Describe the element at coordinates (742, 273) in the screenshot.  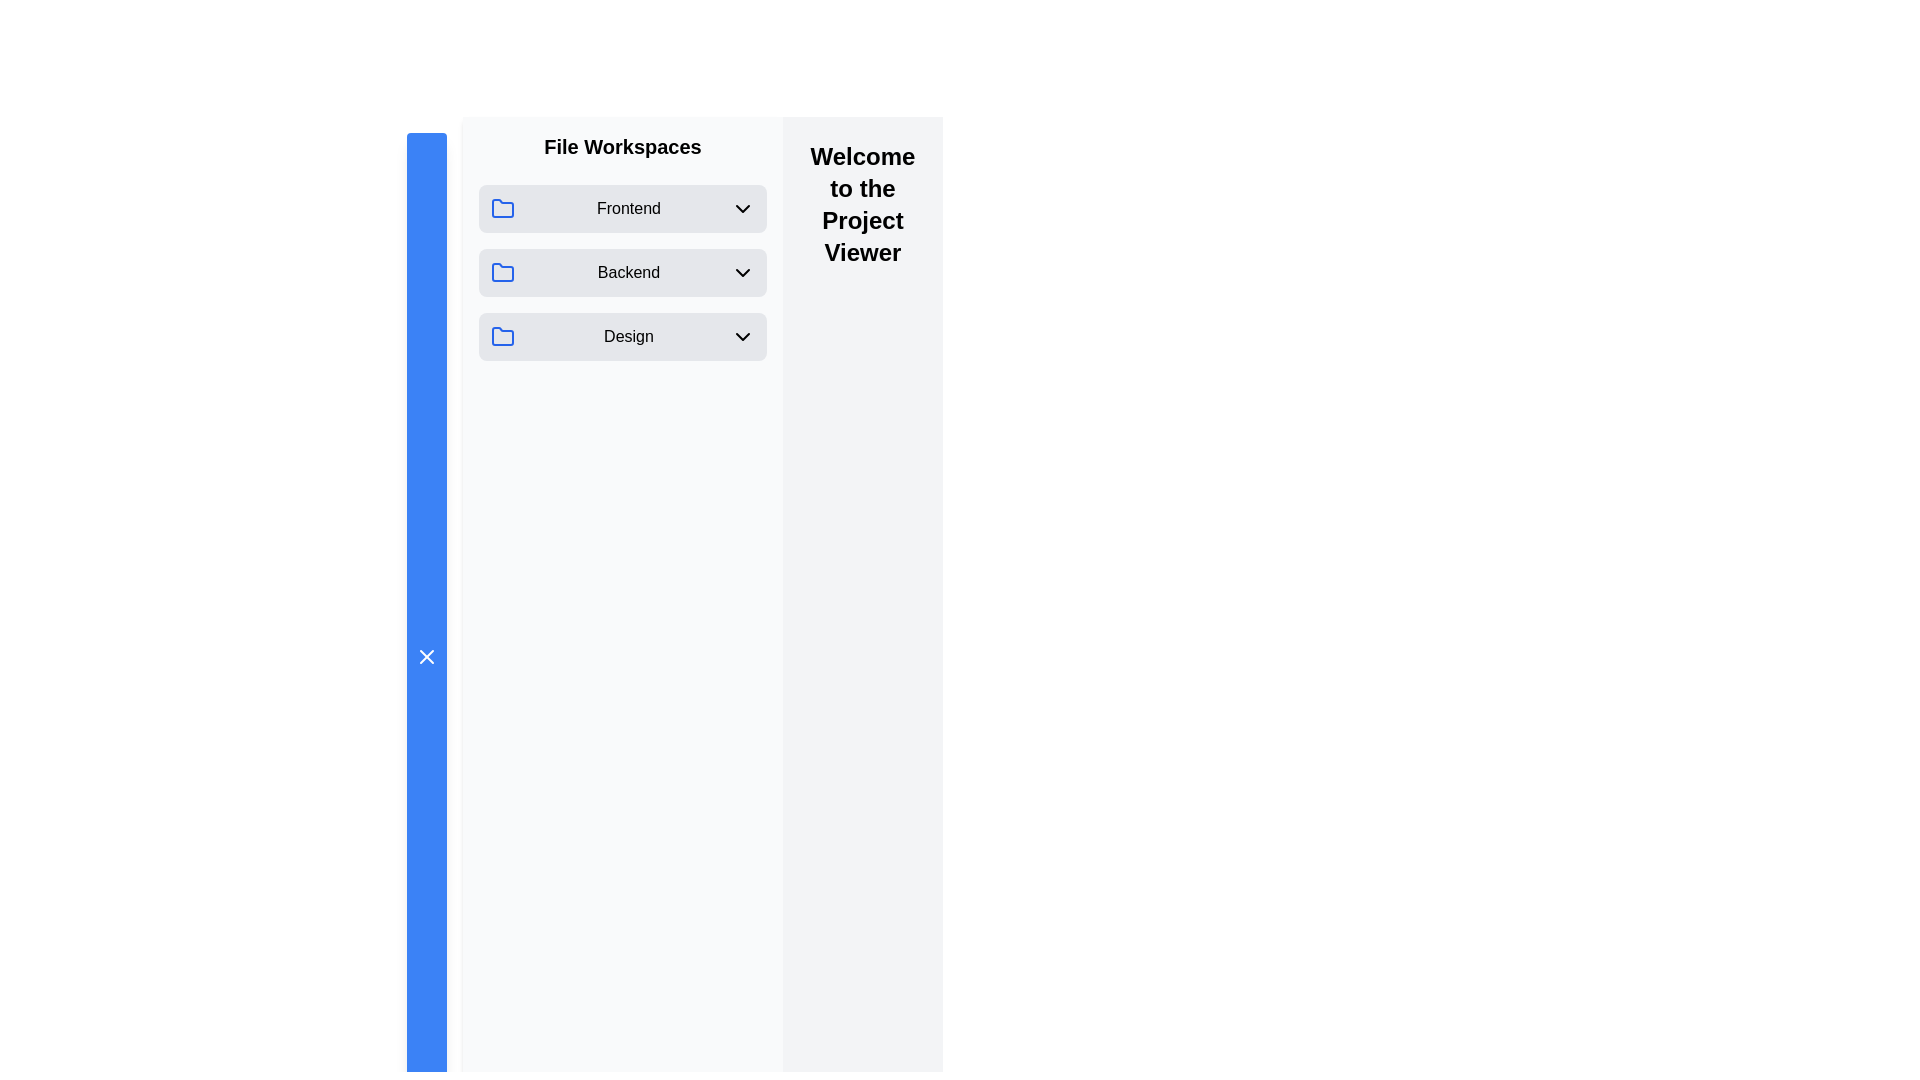
I see `the chevron icon located to the right of the 'Backend' text` at that location.